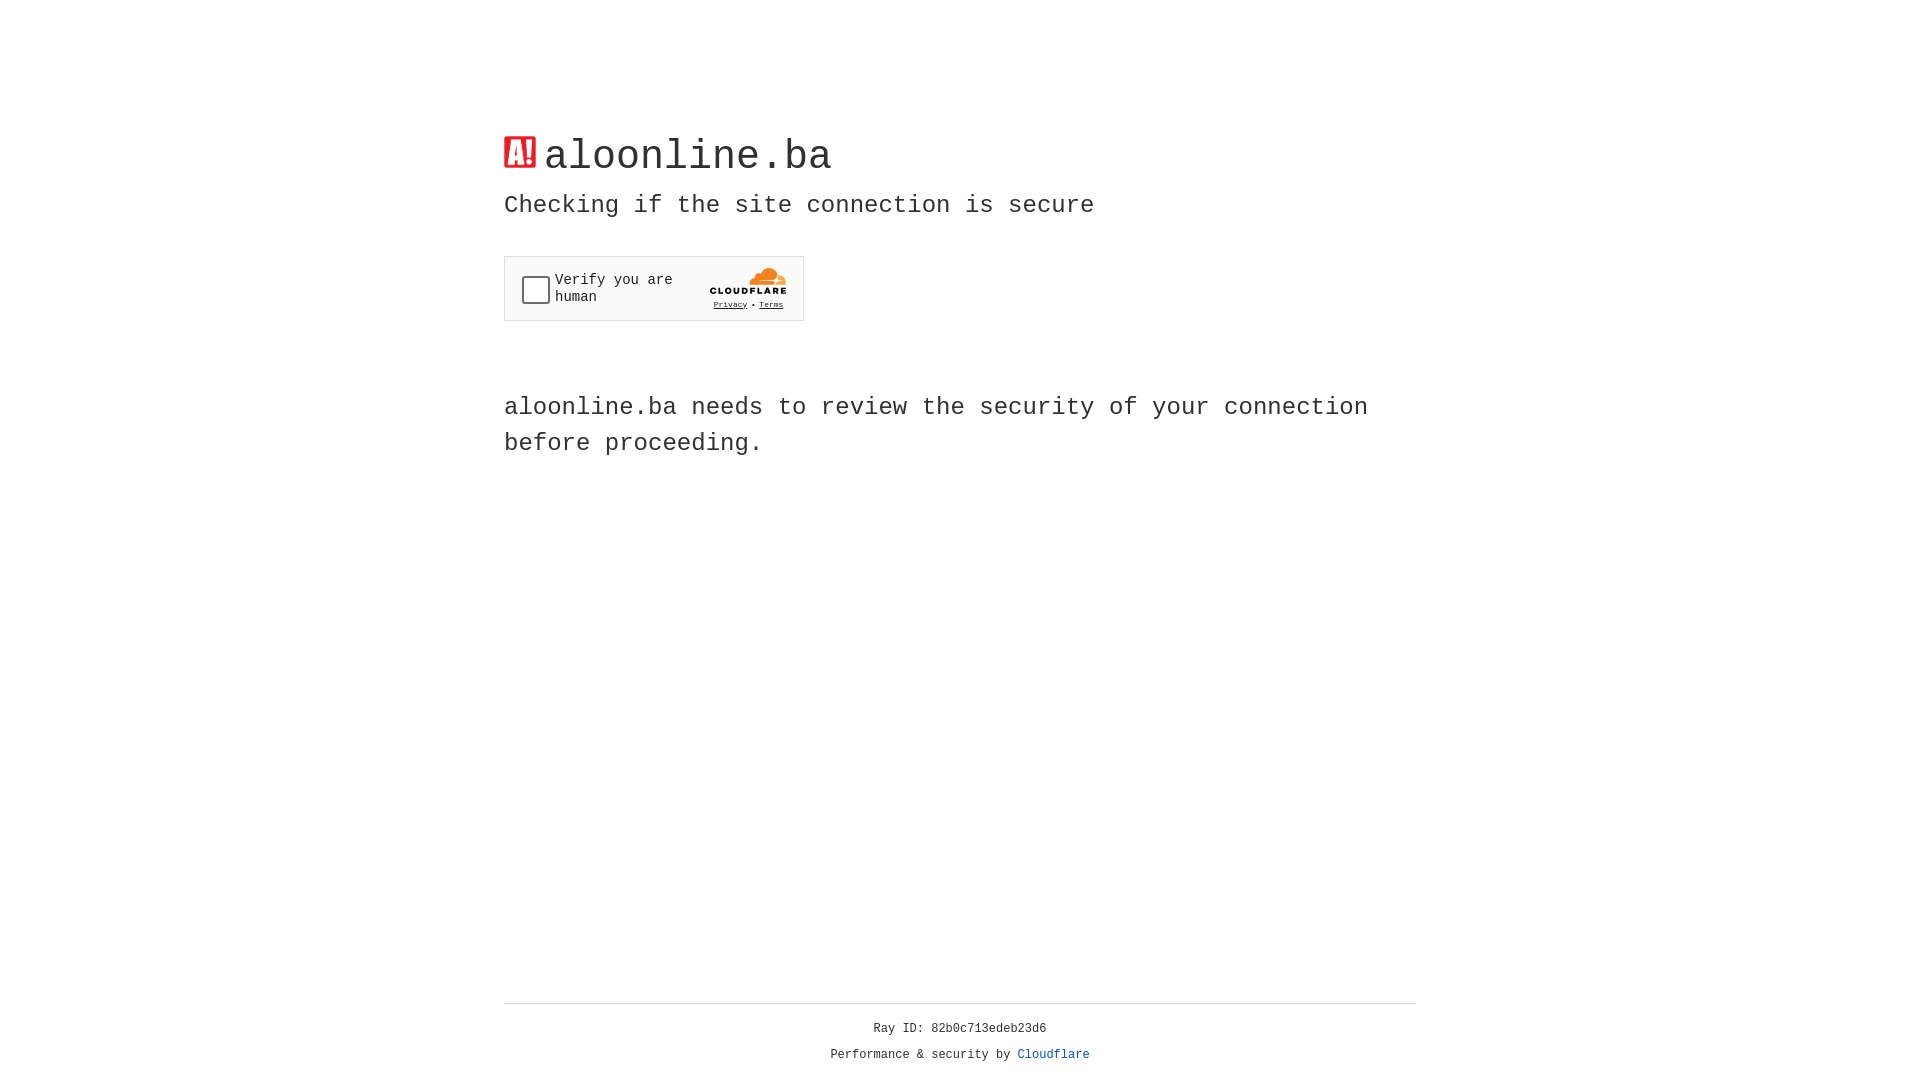 This screenshot has width=1920, height=1080. Describe the element at coordinates (1053, 1054) in the screenshot. I see `'Cloudflare'` at that location.